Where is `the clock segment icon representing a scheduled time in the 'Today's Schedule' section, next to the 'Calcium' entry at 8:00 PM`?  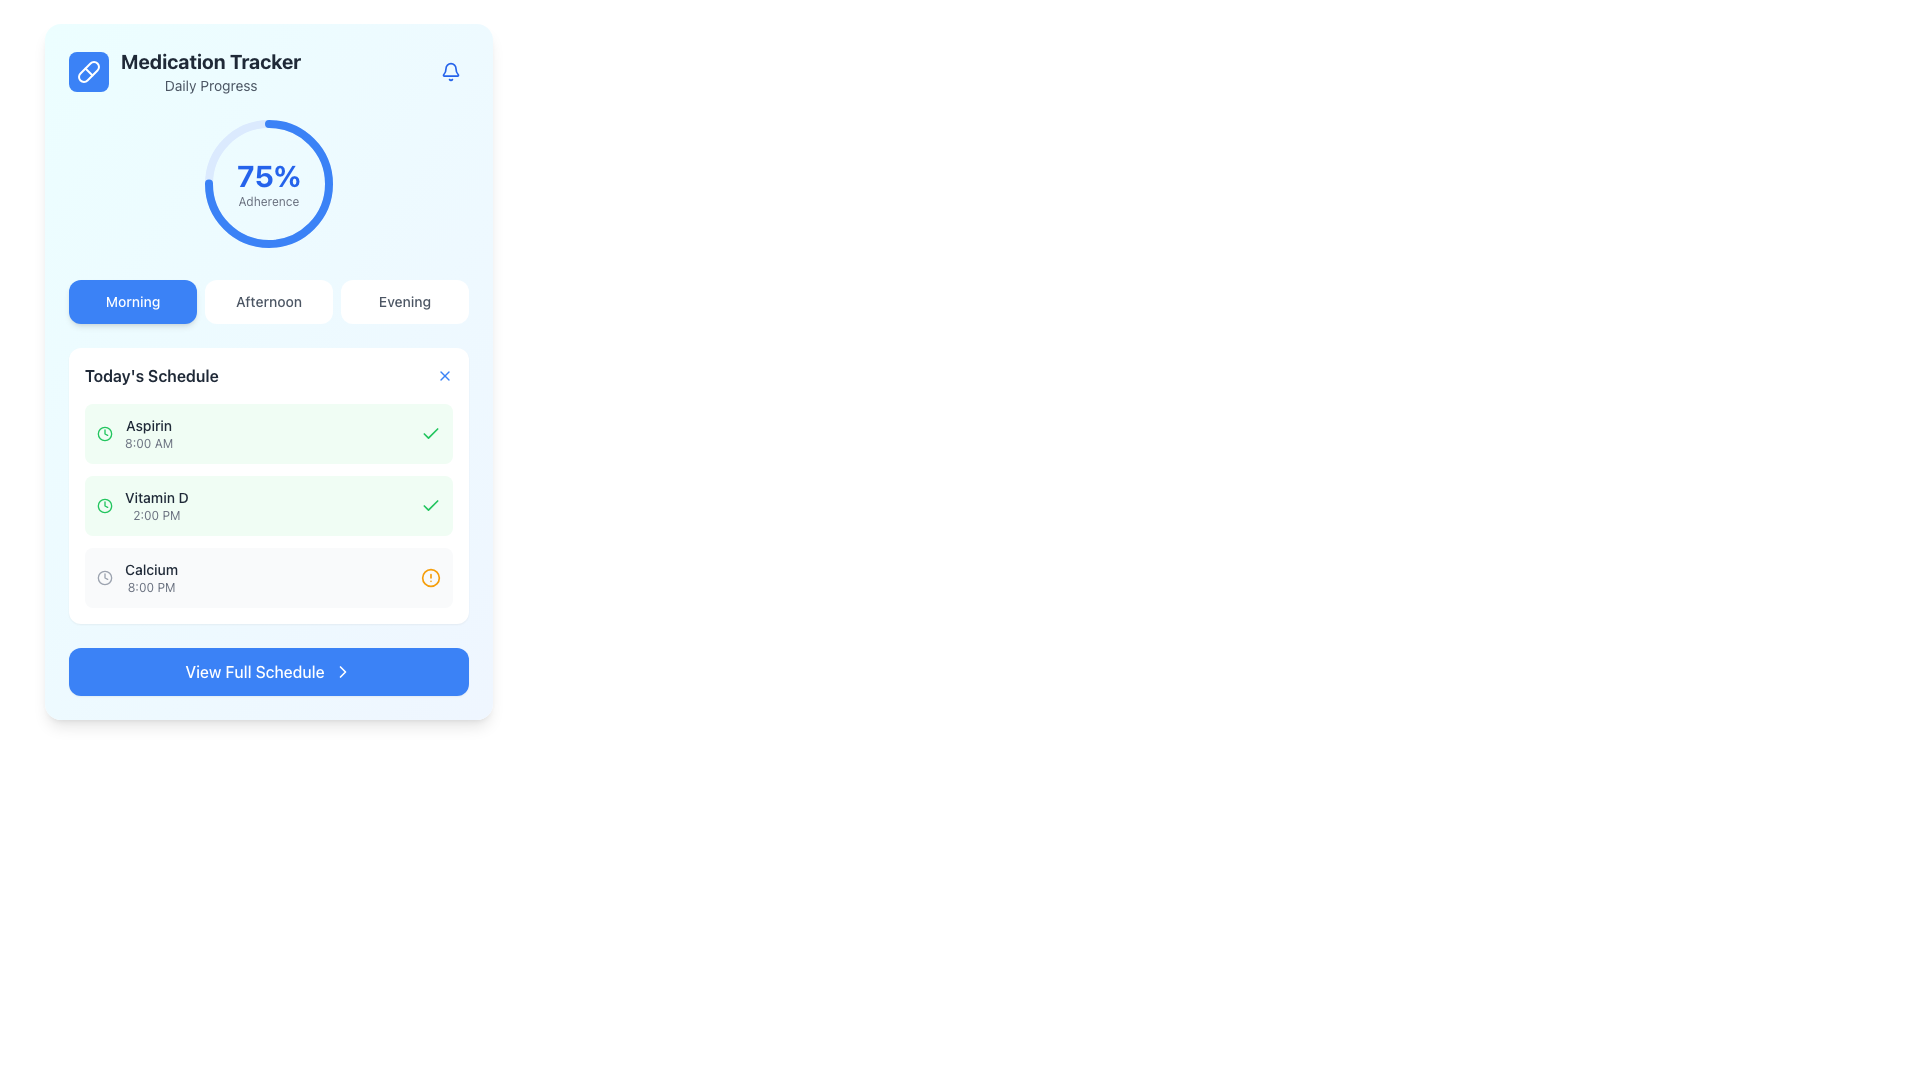
the clock segment icon representing a scheduled time in the 'Today's Schedule' section, next to the 'Calcium' entry at 8:00 PM is located at coordinates (104, 578).